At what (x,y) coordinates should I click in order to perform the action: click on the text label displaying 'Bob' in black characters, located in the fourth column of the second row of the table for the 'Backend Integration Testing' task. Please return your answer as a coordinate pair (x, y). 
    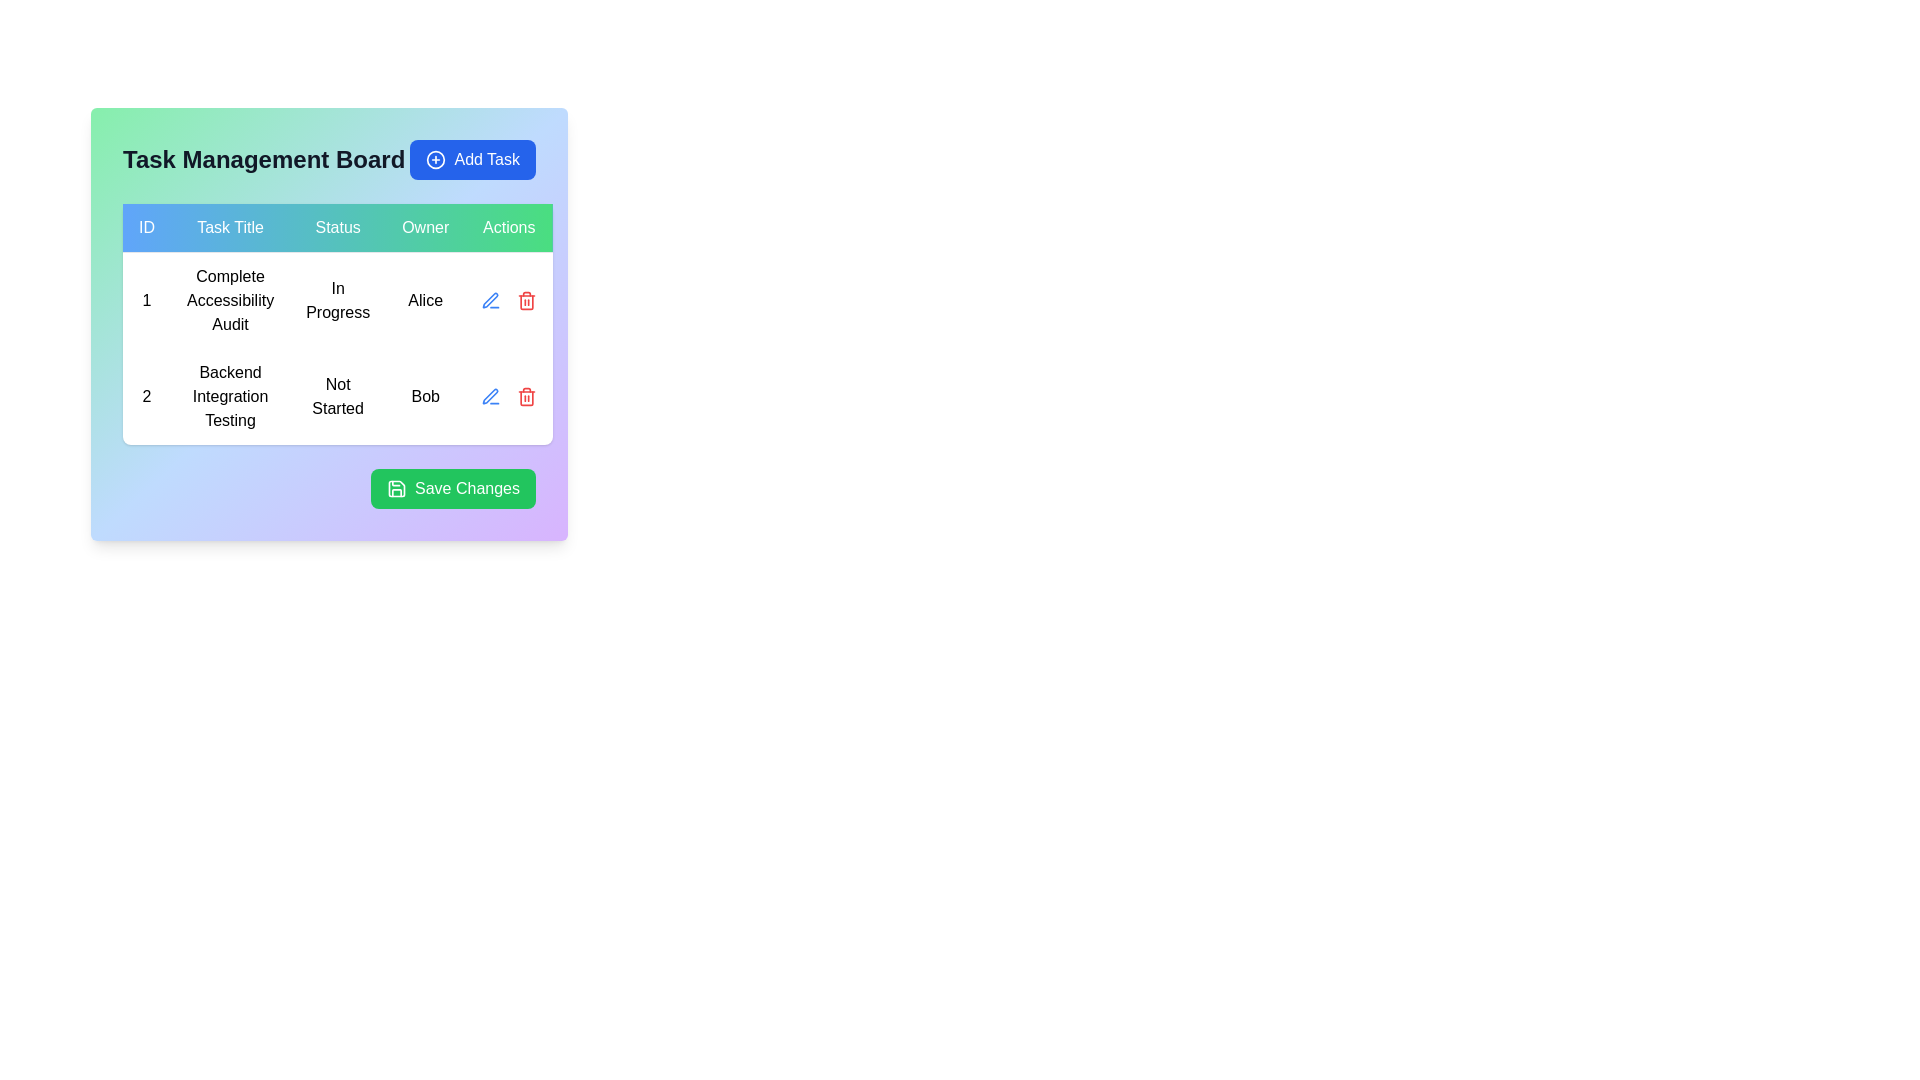
    Looking at the image, I should click on (424, 397).